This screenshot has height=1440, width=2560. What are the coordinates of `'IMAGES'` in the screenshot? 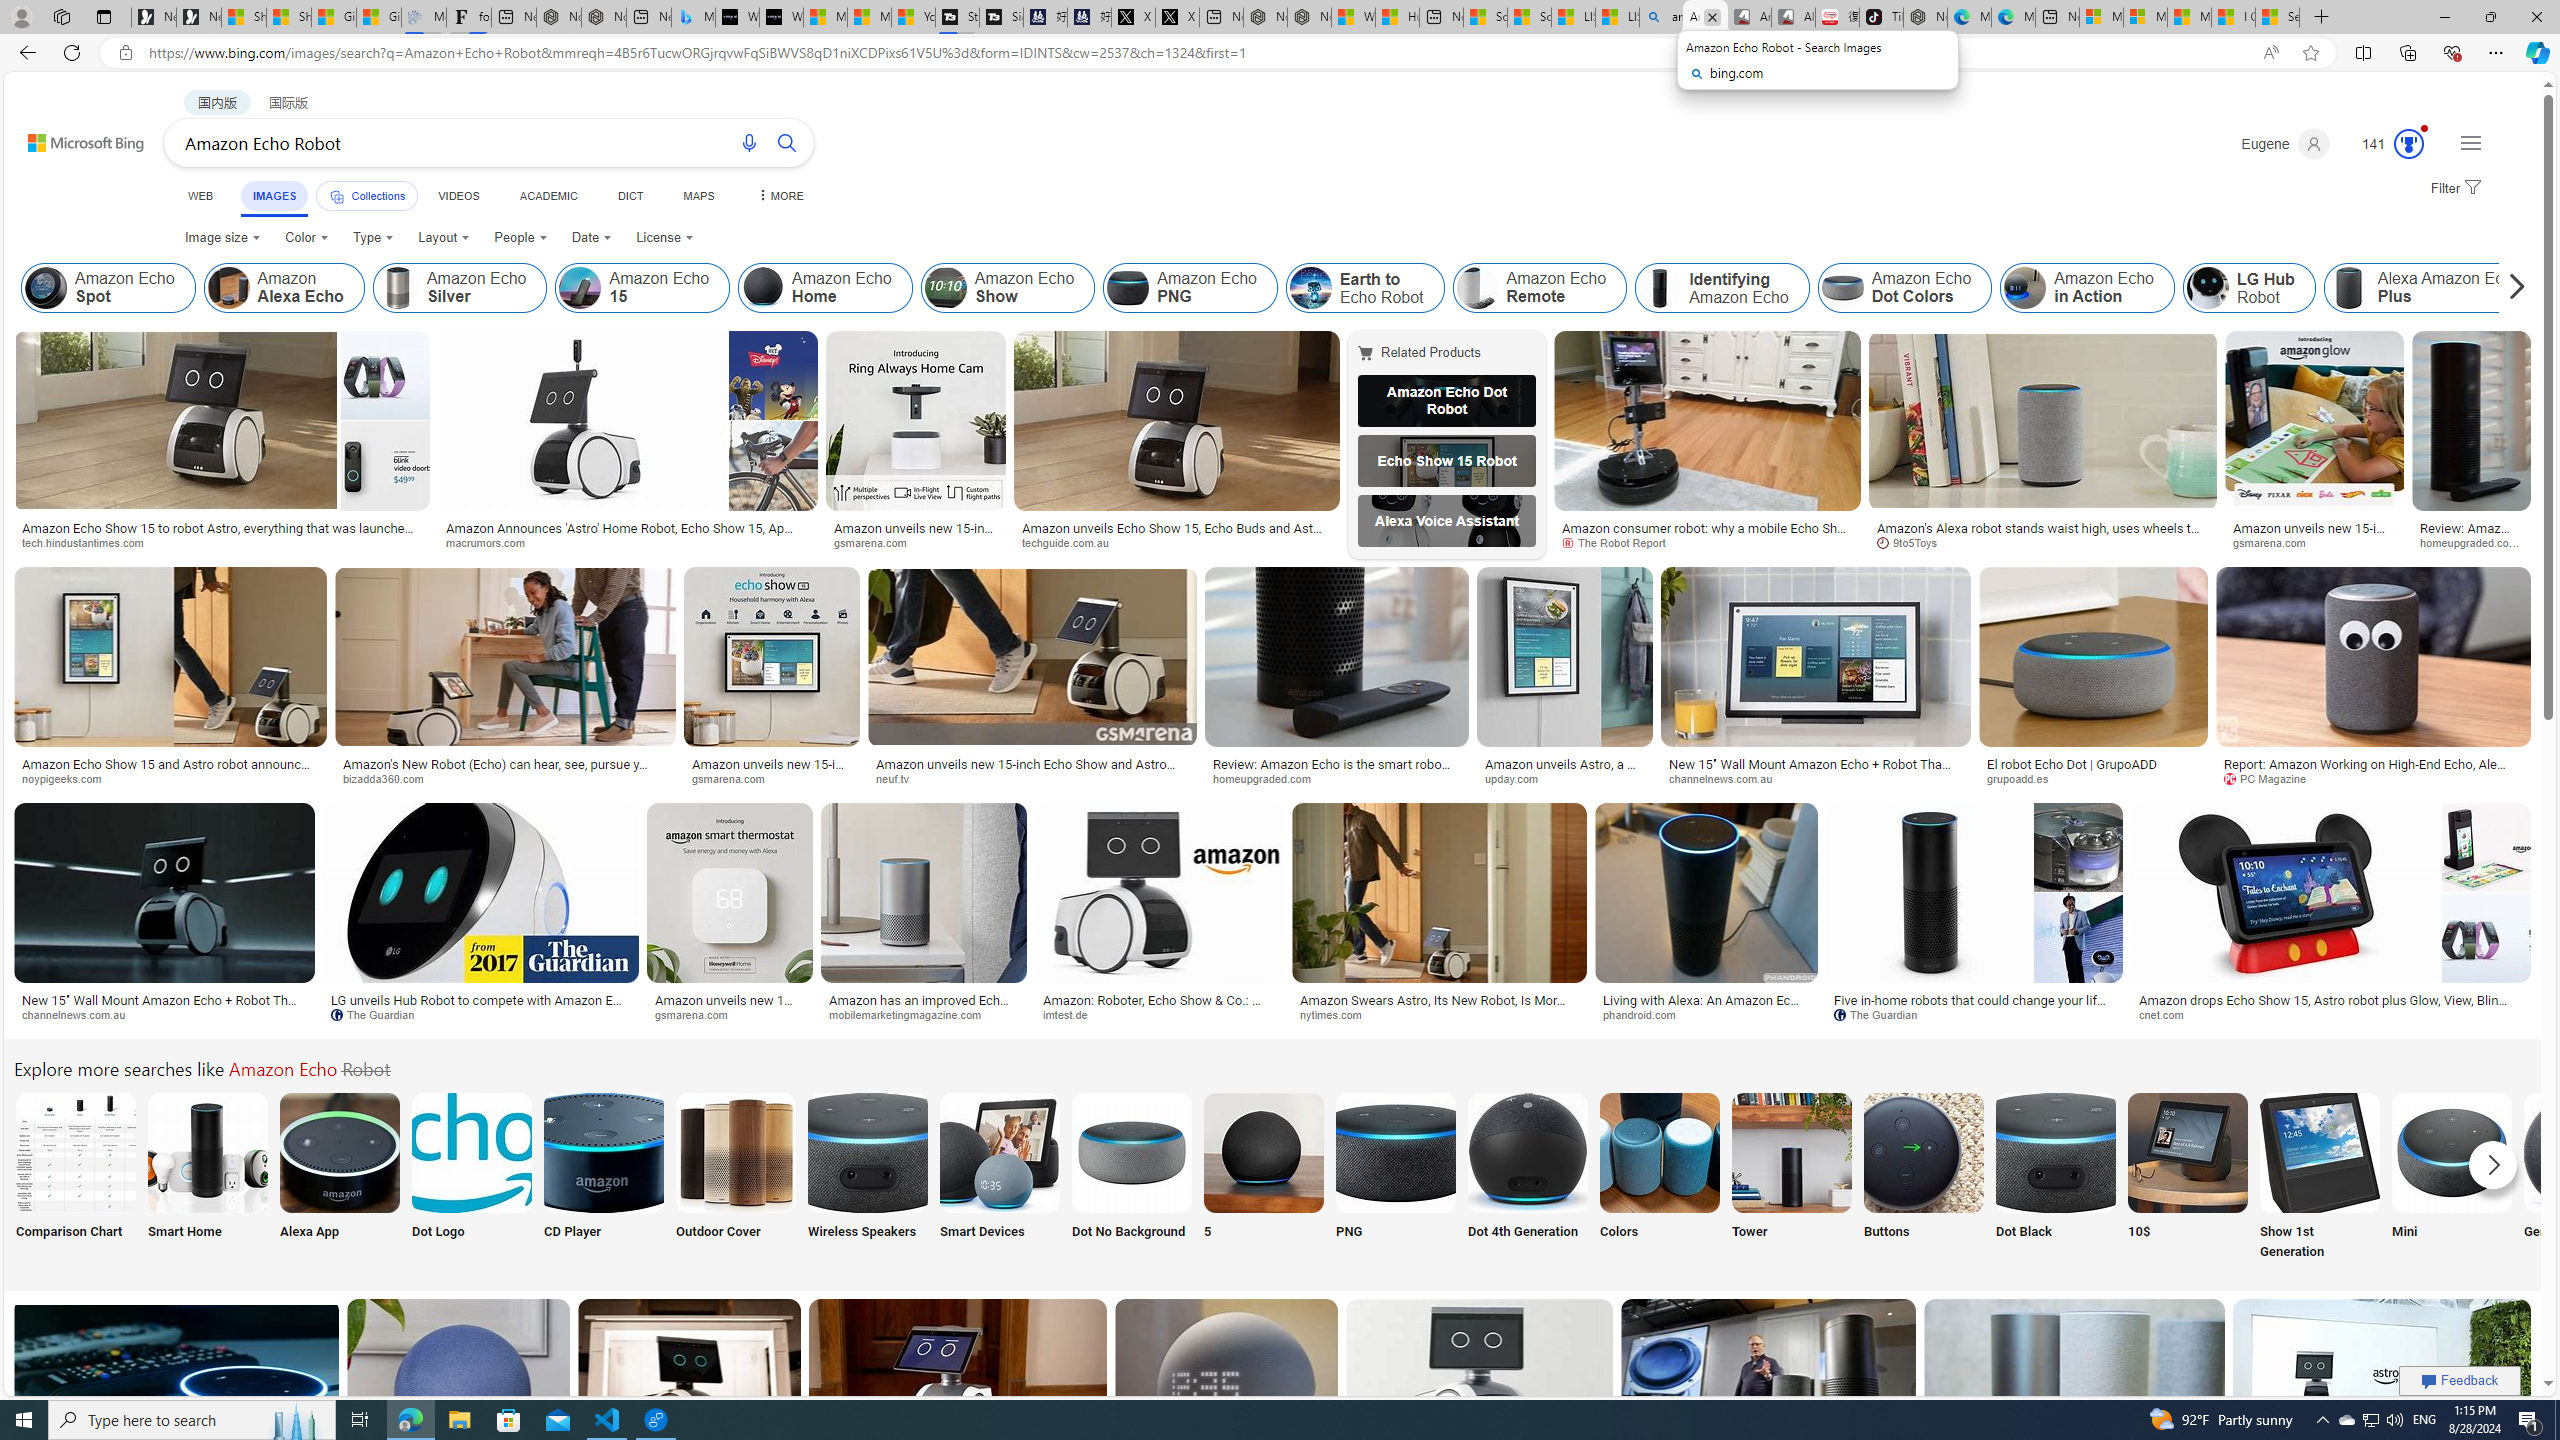 It's located at (274, 198).